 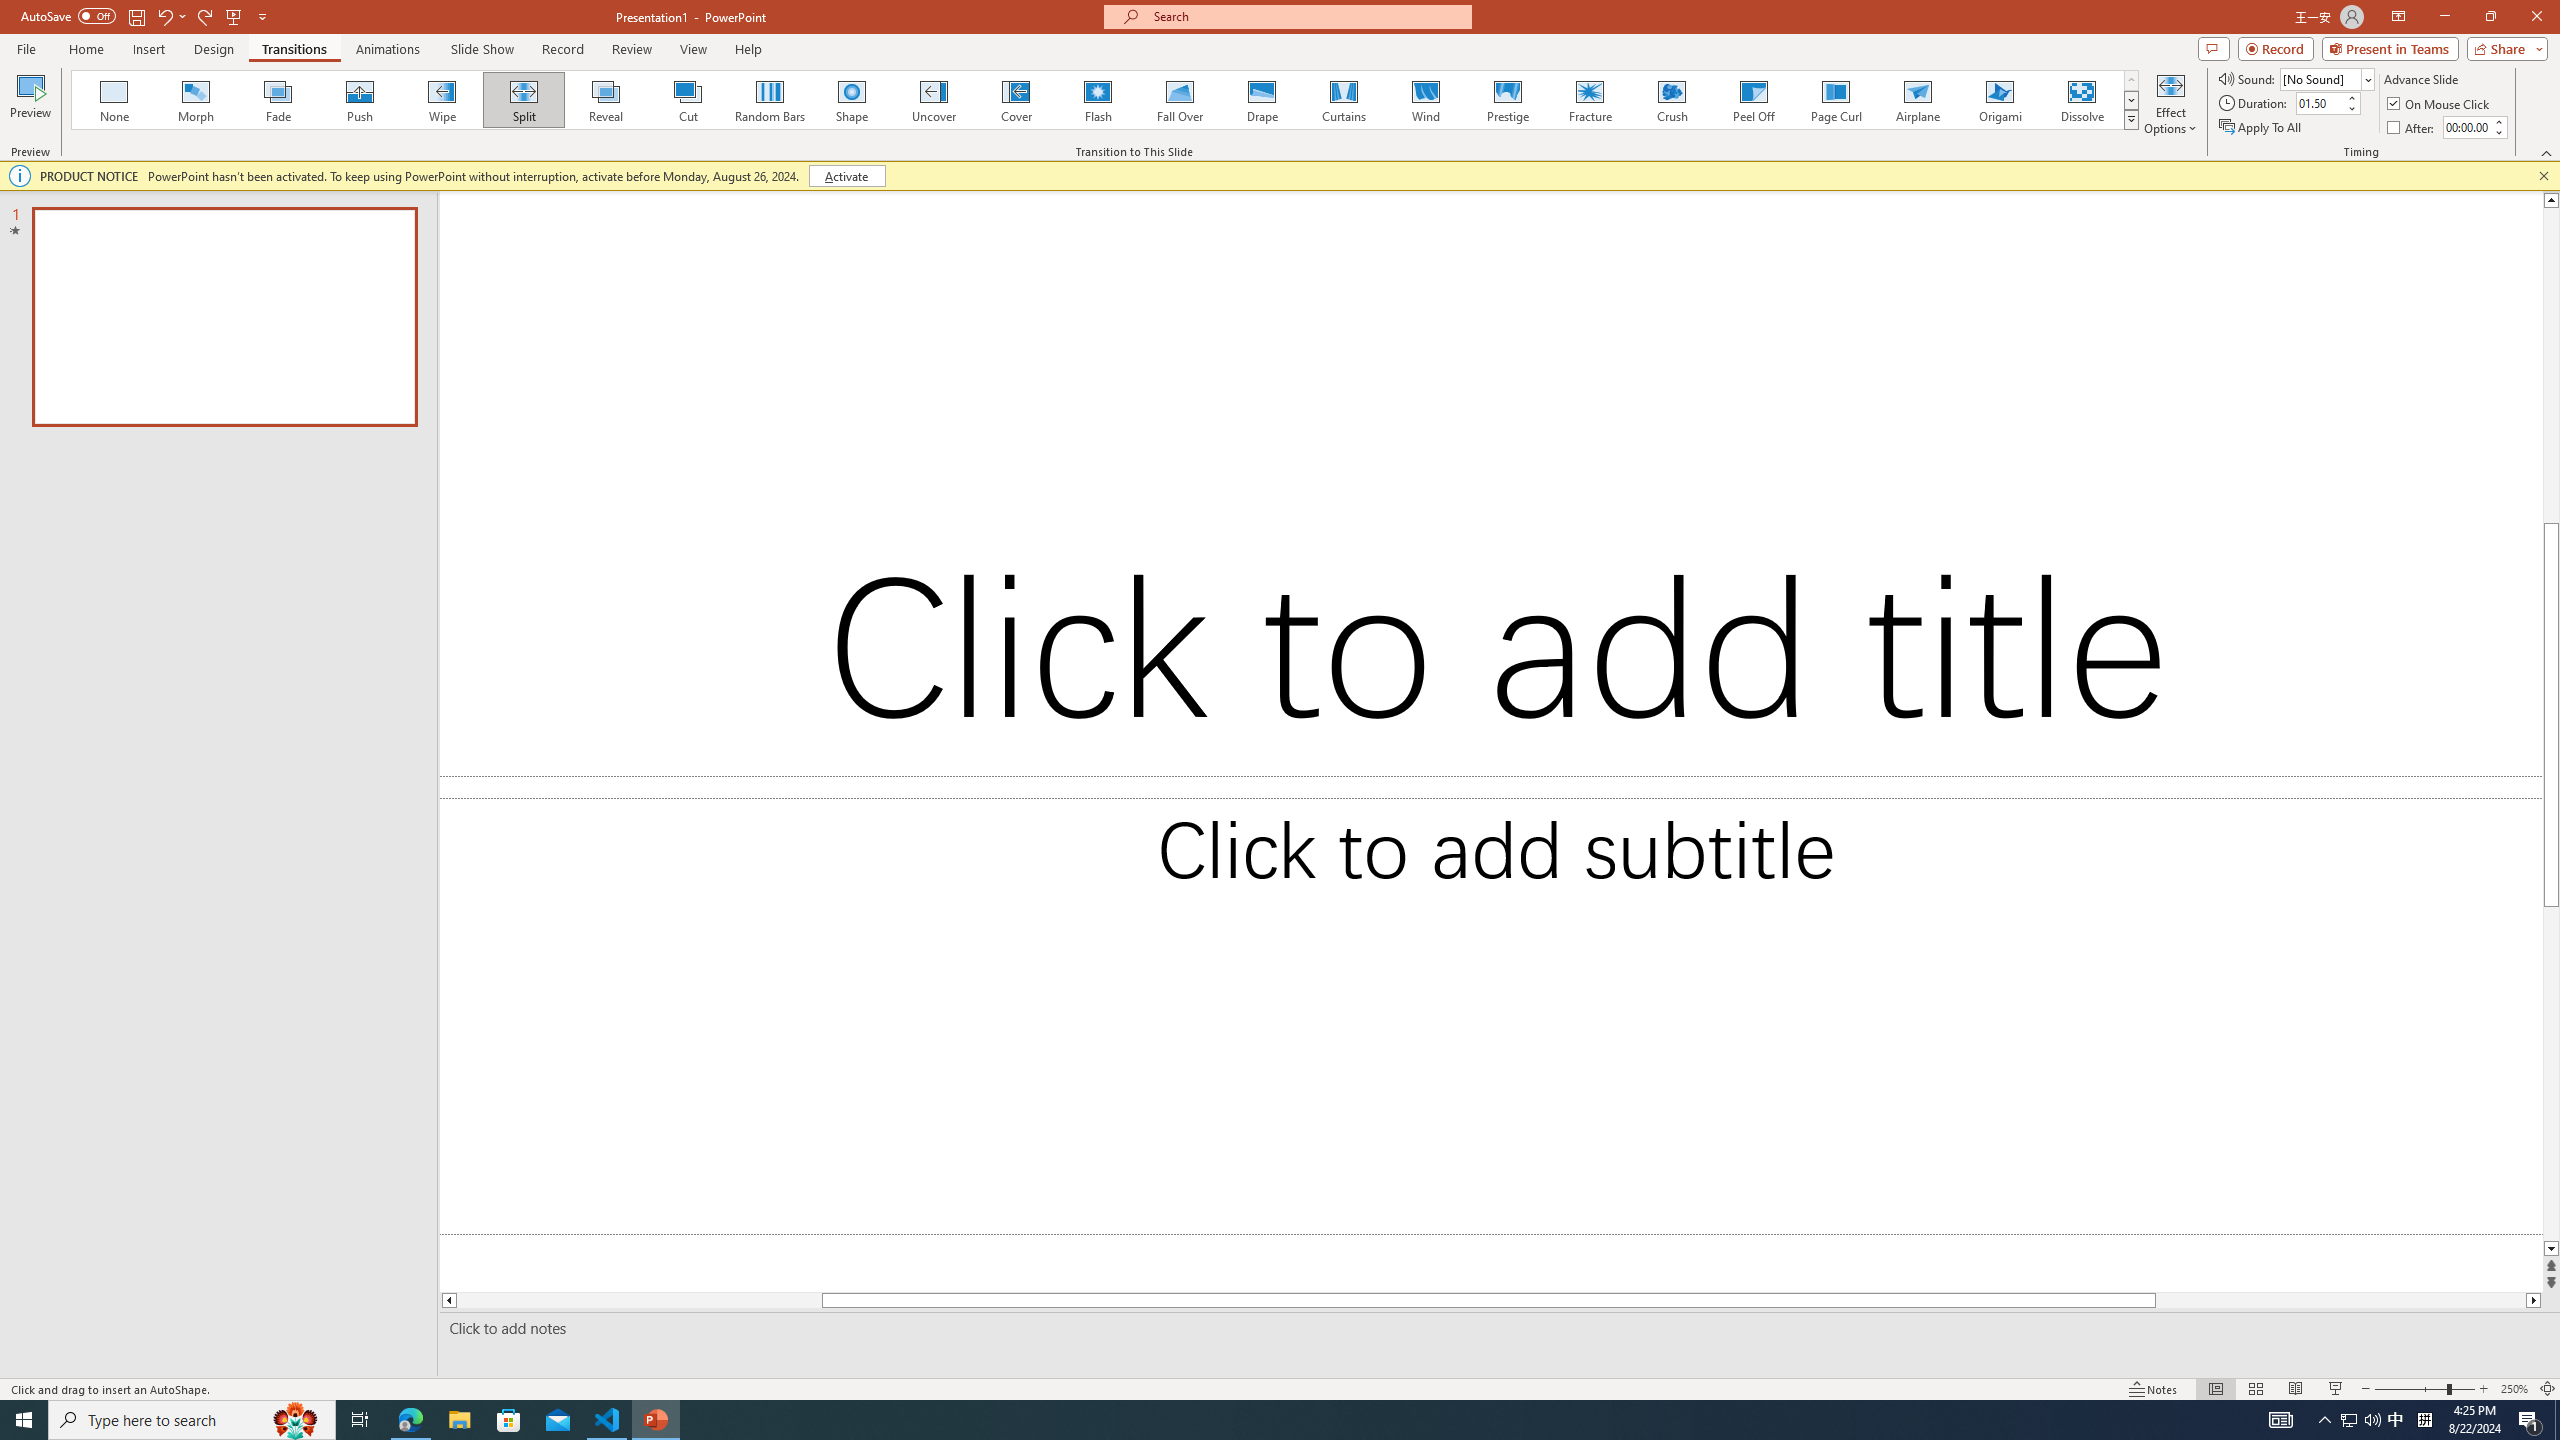 I want to click on 'Flash', so click(x=1097, y=99).